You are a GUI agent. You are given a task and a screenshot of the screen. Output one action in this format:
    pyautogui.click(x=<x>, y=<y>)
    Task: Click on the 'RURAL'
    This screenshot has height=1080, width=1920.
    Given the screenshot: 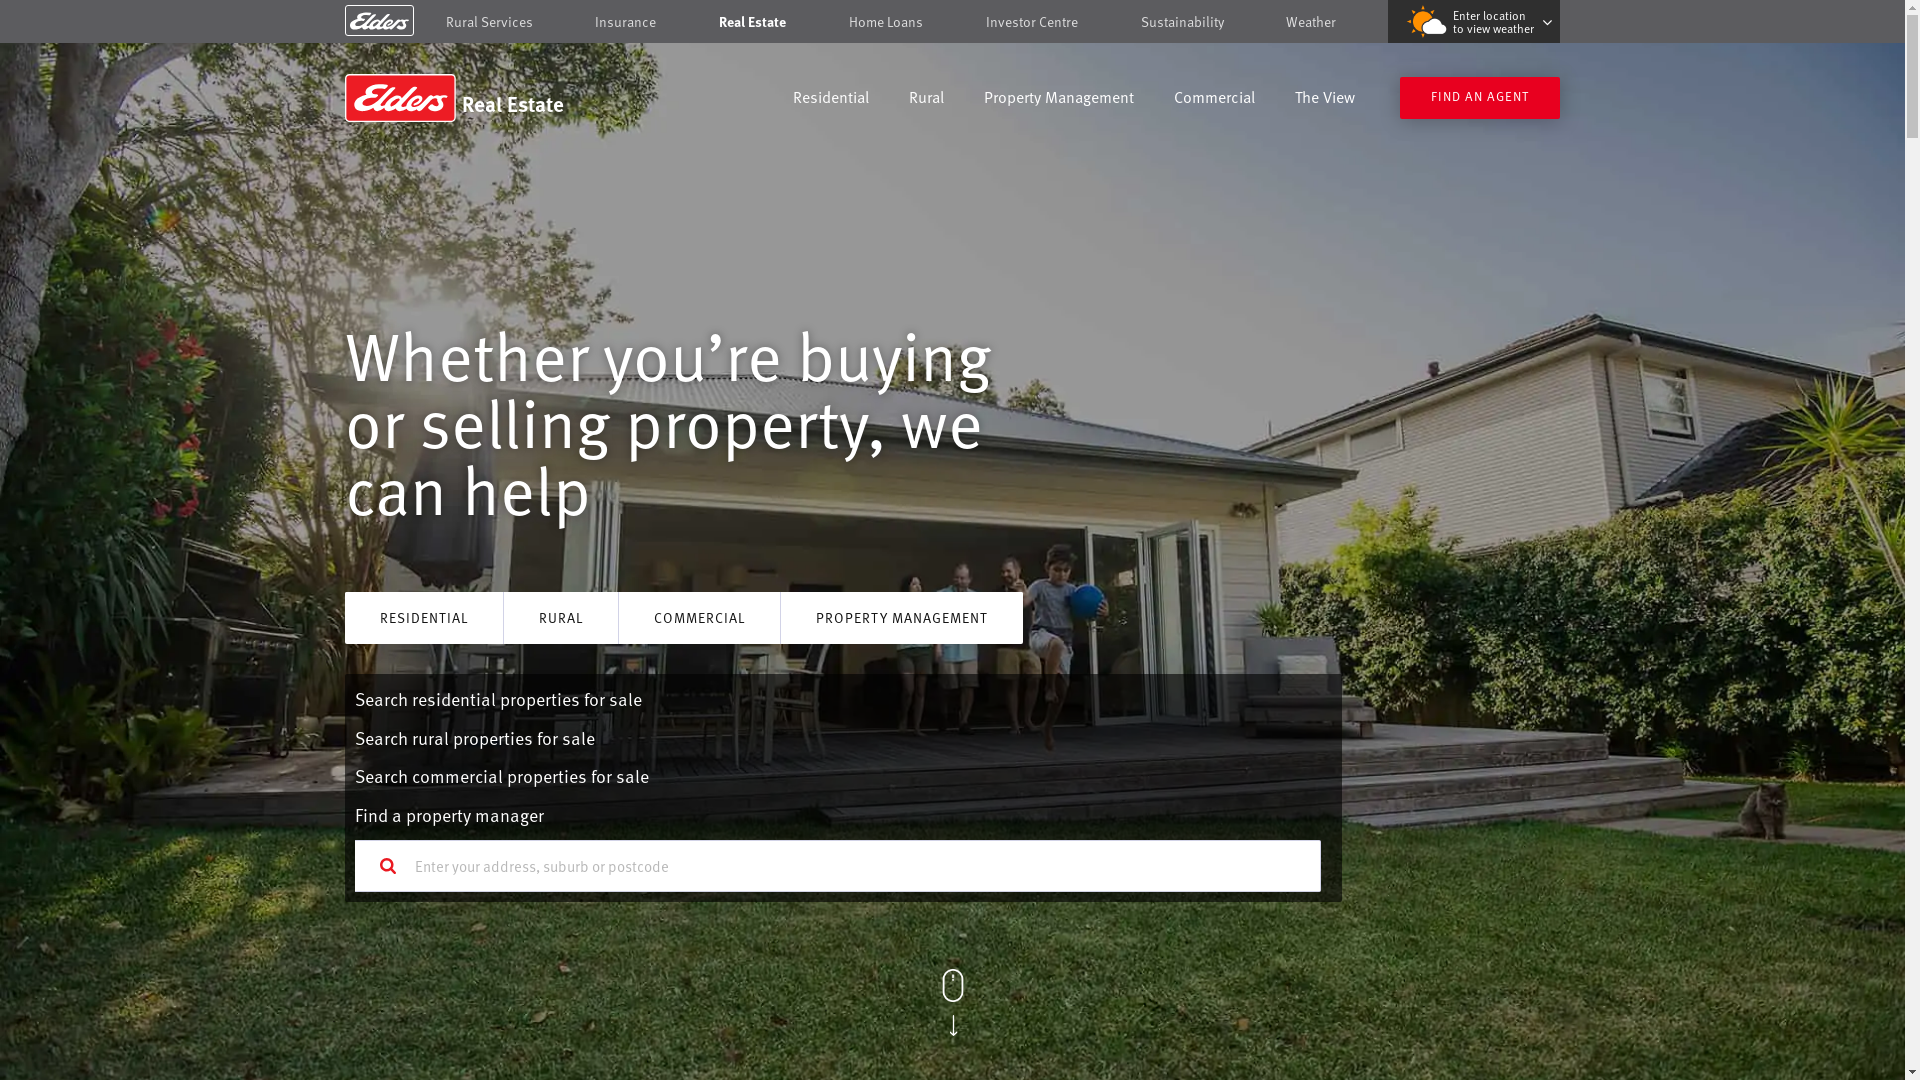 What is the action you would take?
    pyautogui.click(x=560, y=616)
    